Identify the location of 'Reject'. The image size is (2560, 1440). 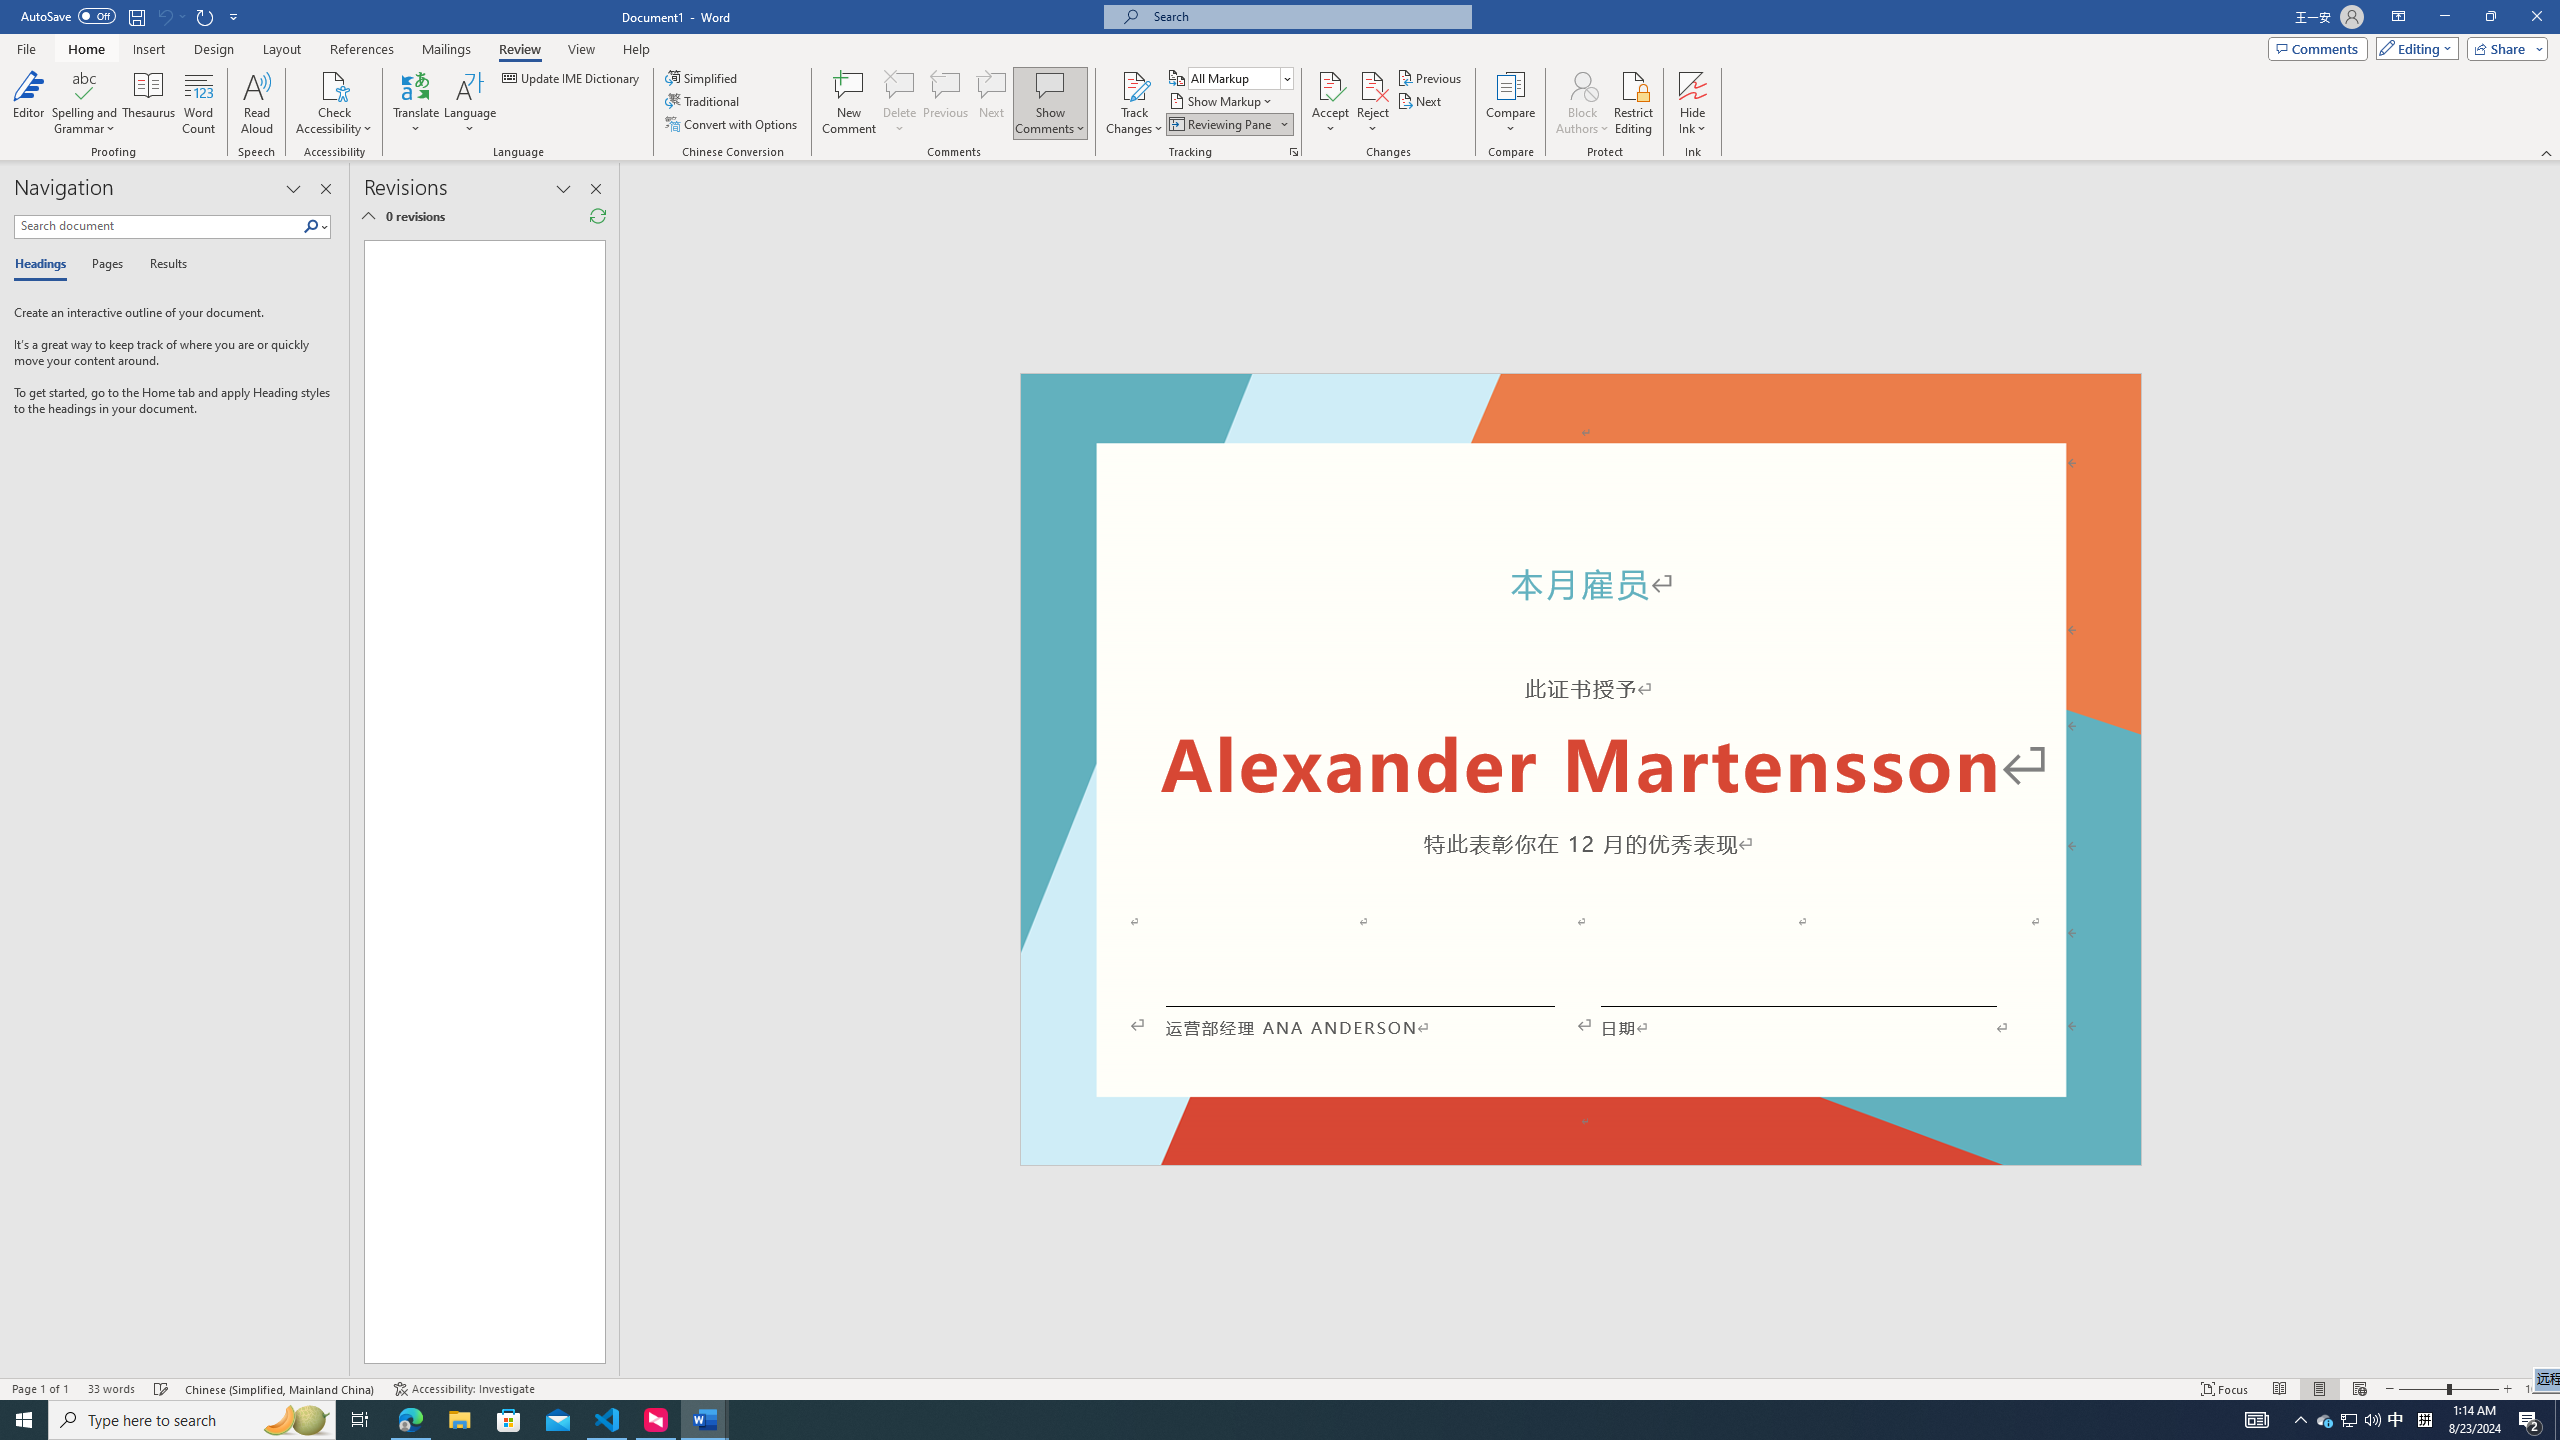
(1373, 103).